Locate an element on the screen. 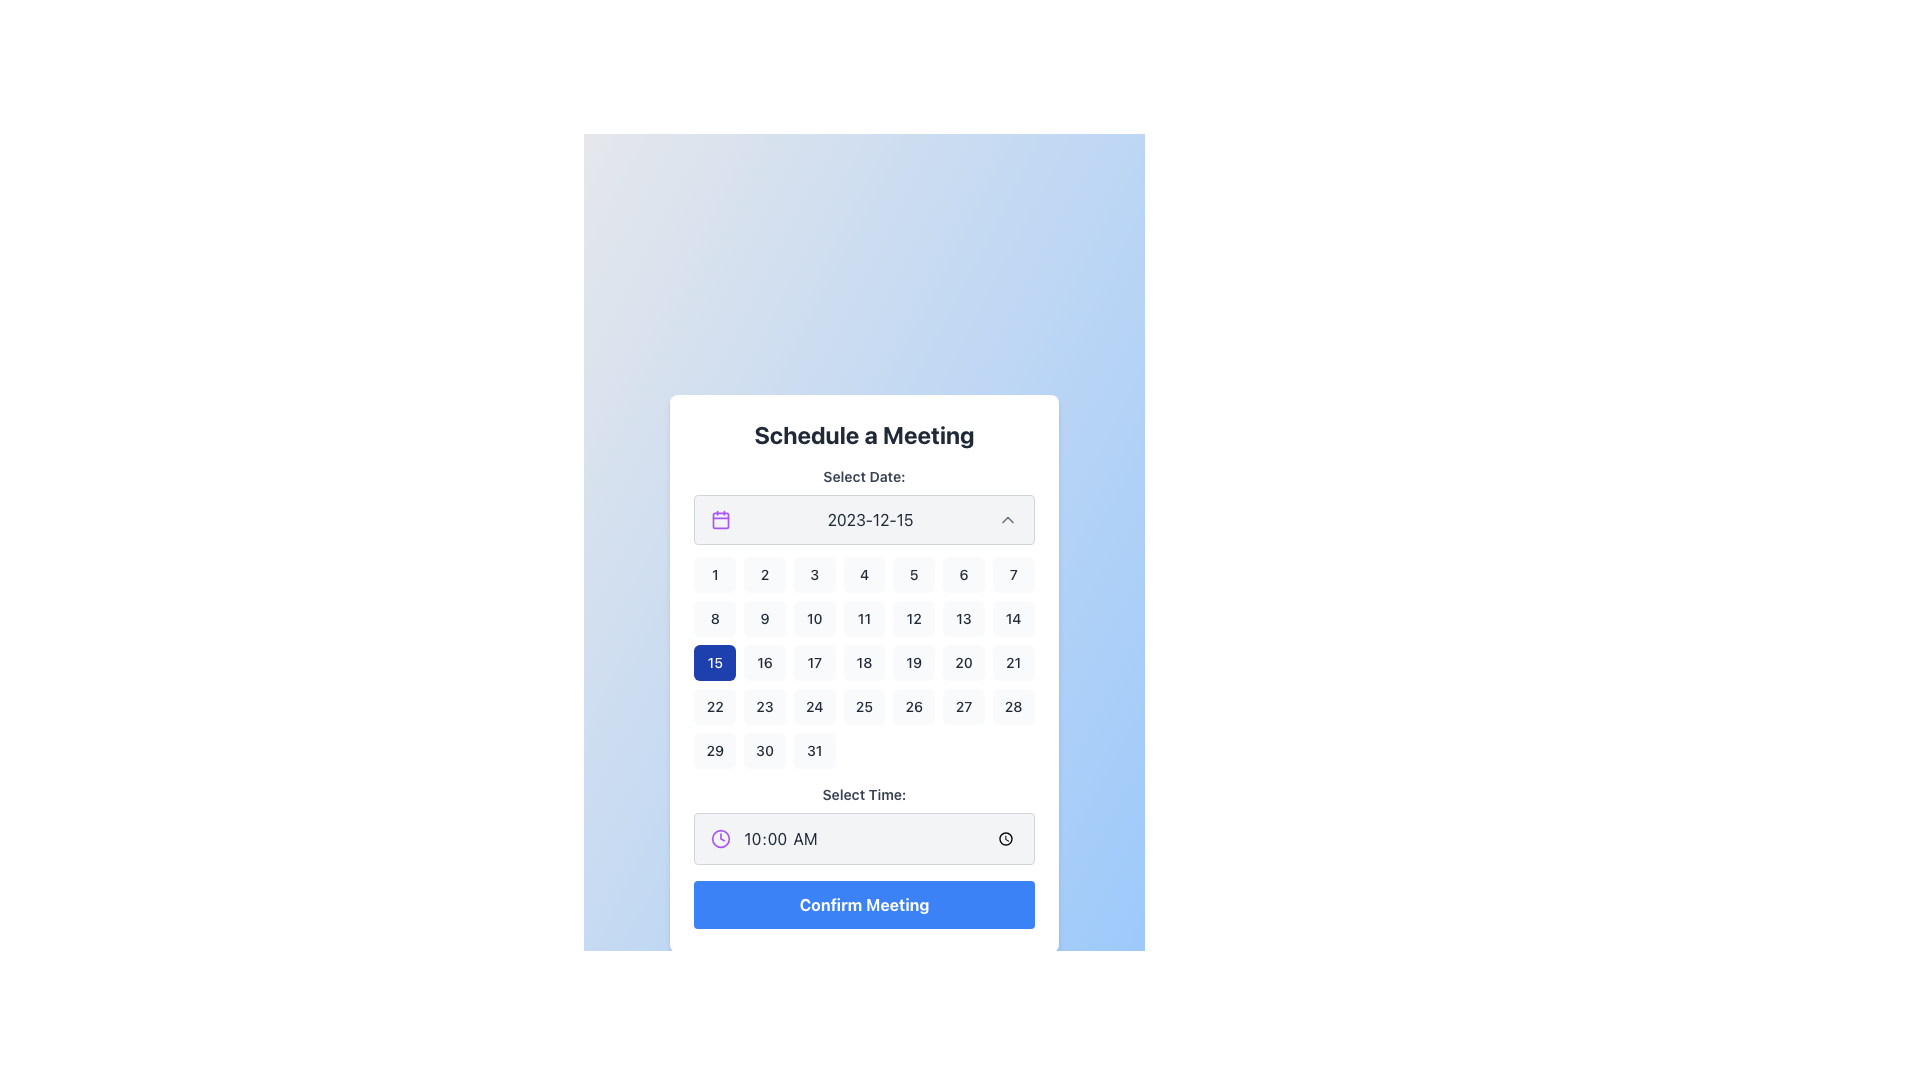  the button representing the 12th day of the month in the calendar interface within the 'Schedule a Meeting' interface is located at coordinates (913, 617).